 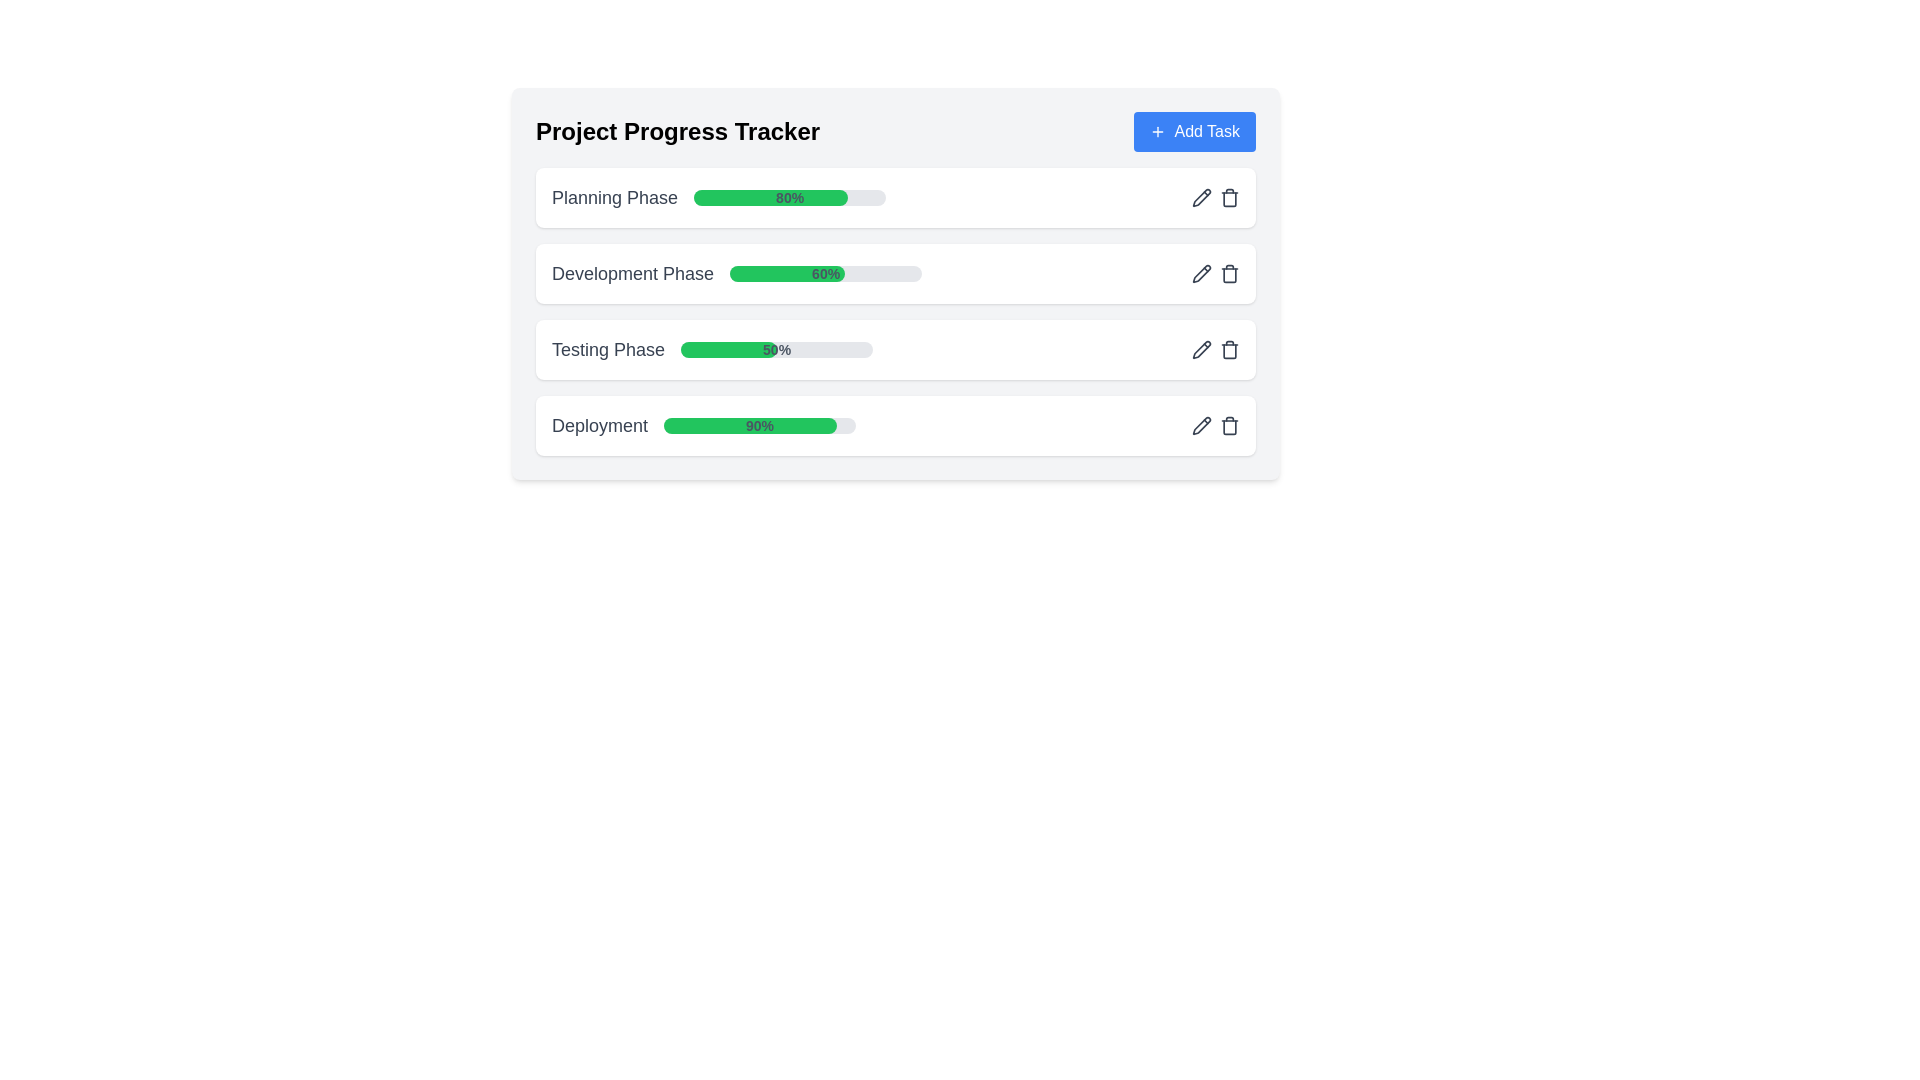 I want to click on the progress bar indicating progress for the 'Testing Phase' located in the third item of the vertical list, adjacent to the action icons, so click(x=776, y=349).